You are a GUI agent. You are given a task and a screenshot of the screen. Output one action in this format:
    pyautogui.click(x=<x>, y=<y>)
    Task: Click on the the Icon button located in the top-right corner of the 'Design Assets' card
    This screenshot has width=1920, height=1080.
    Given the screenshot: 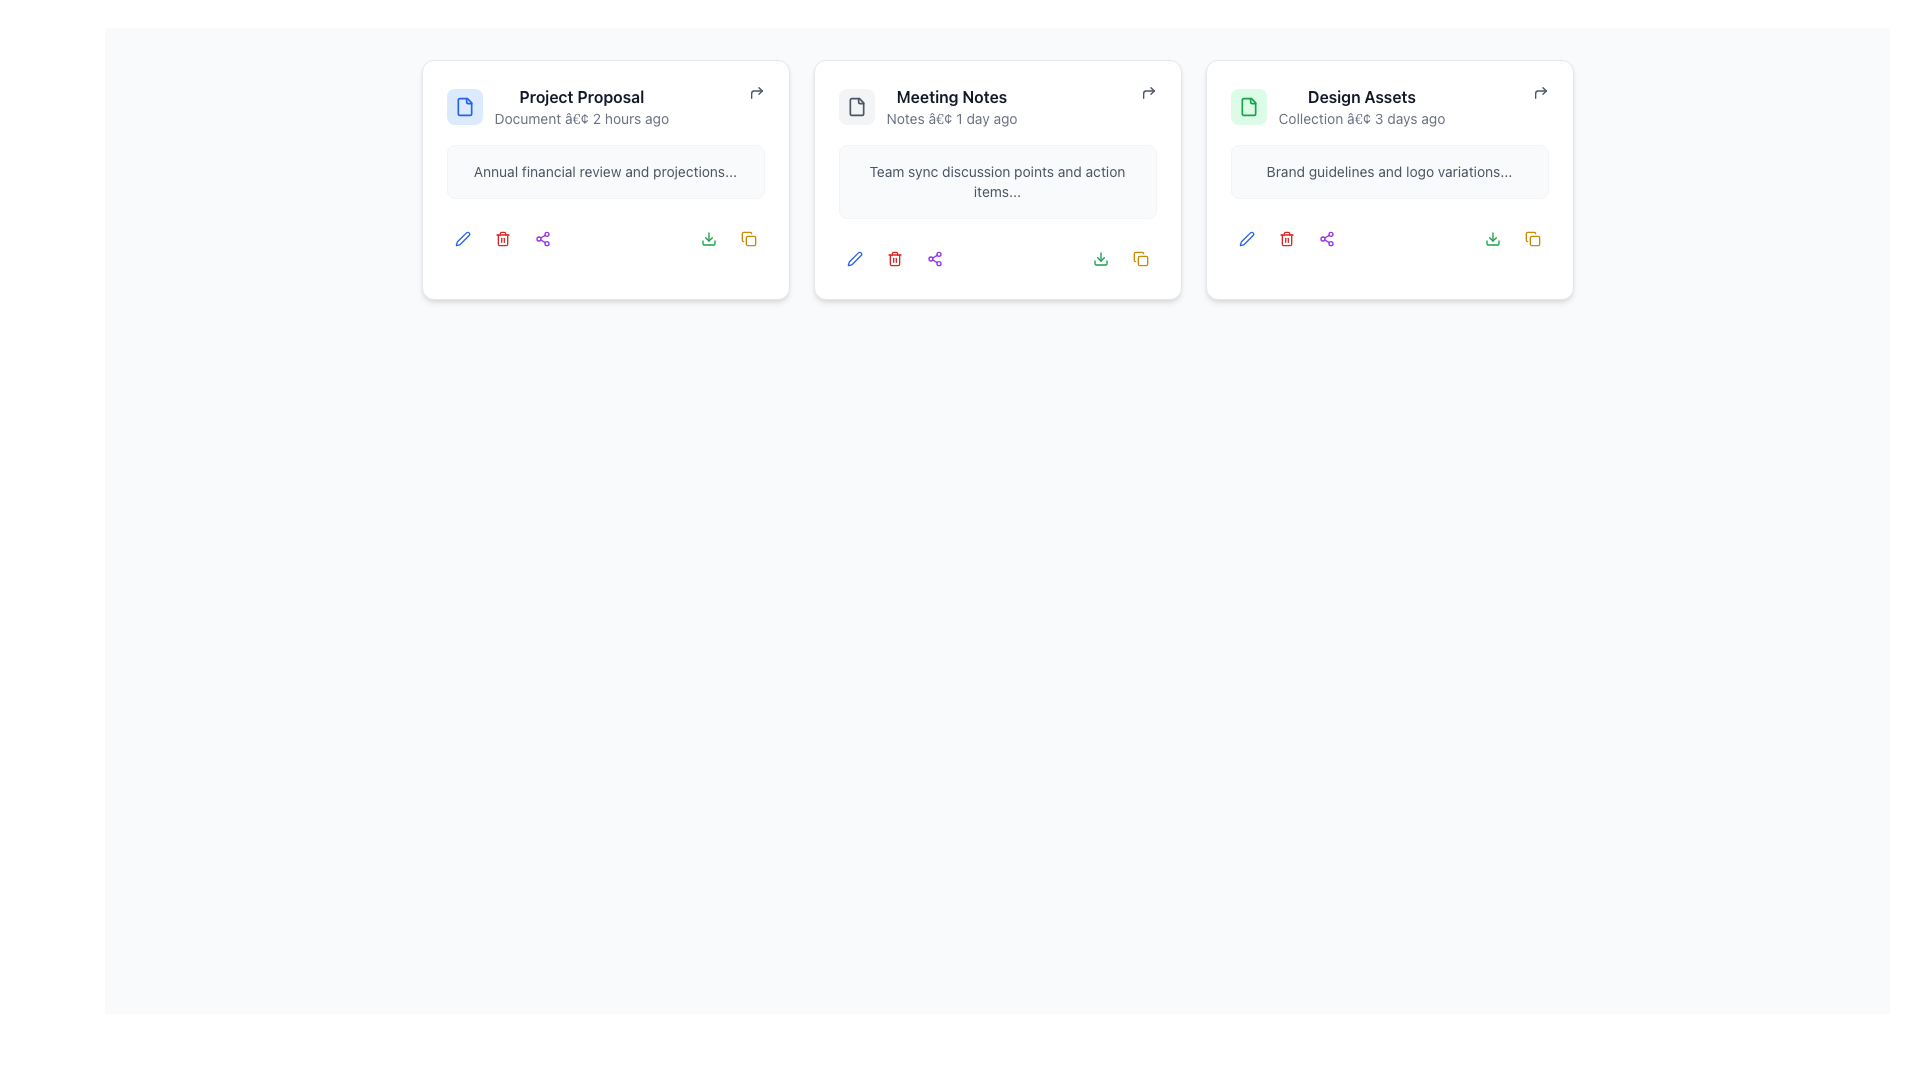 What is the action you would take?
    pyautogui.click(x=1539, y=92)
    